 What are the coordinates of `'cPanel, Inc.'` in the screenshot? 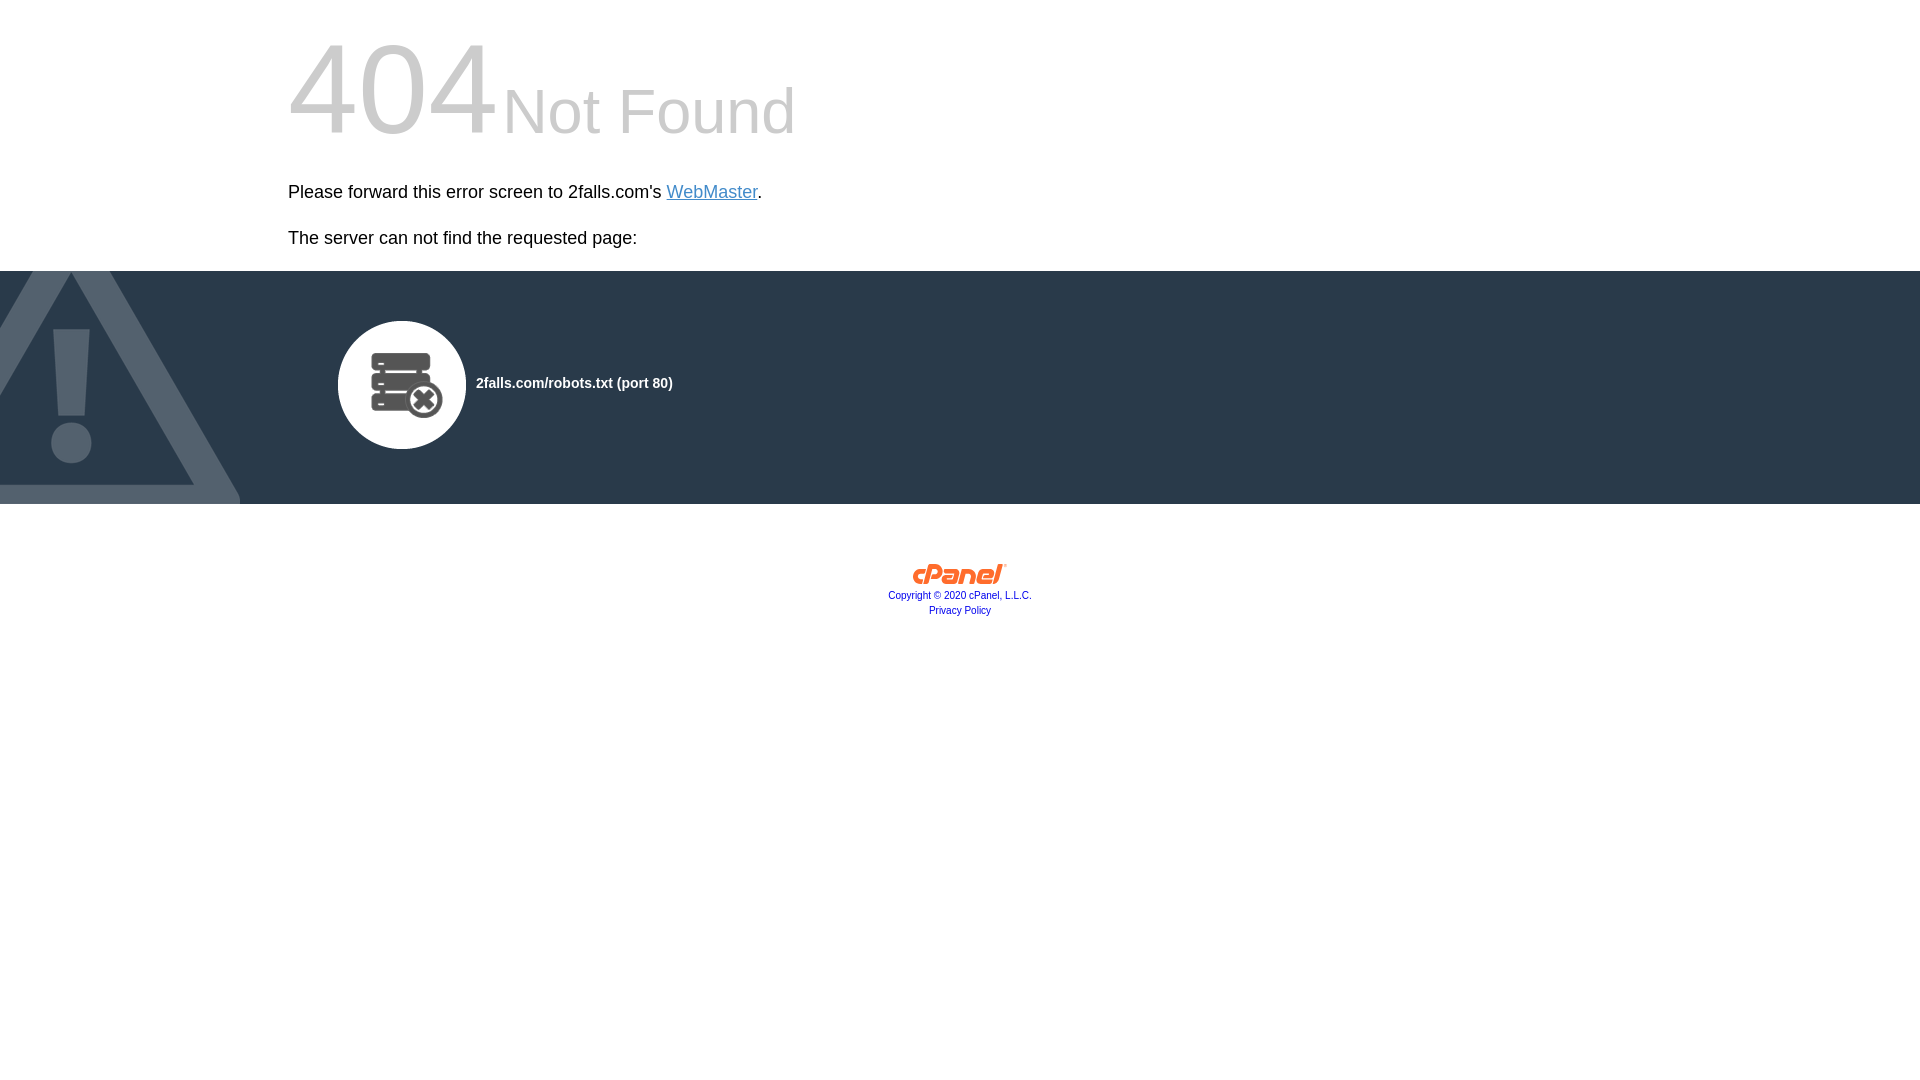 It's located at (960, 578).